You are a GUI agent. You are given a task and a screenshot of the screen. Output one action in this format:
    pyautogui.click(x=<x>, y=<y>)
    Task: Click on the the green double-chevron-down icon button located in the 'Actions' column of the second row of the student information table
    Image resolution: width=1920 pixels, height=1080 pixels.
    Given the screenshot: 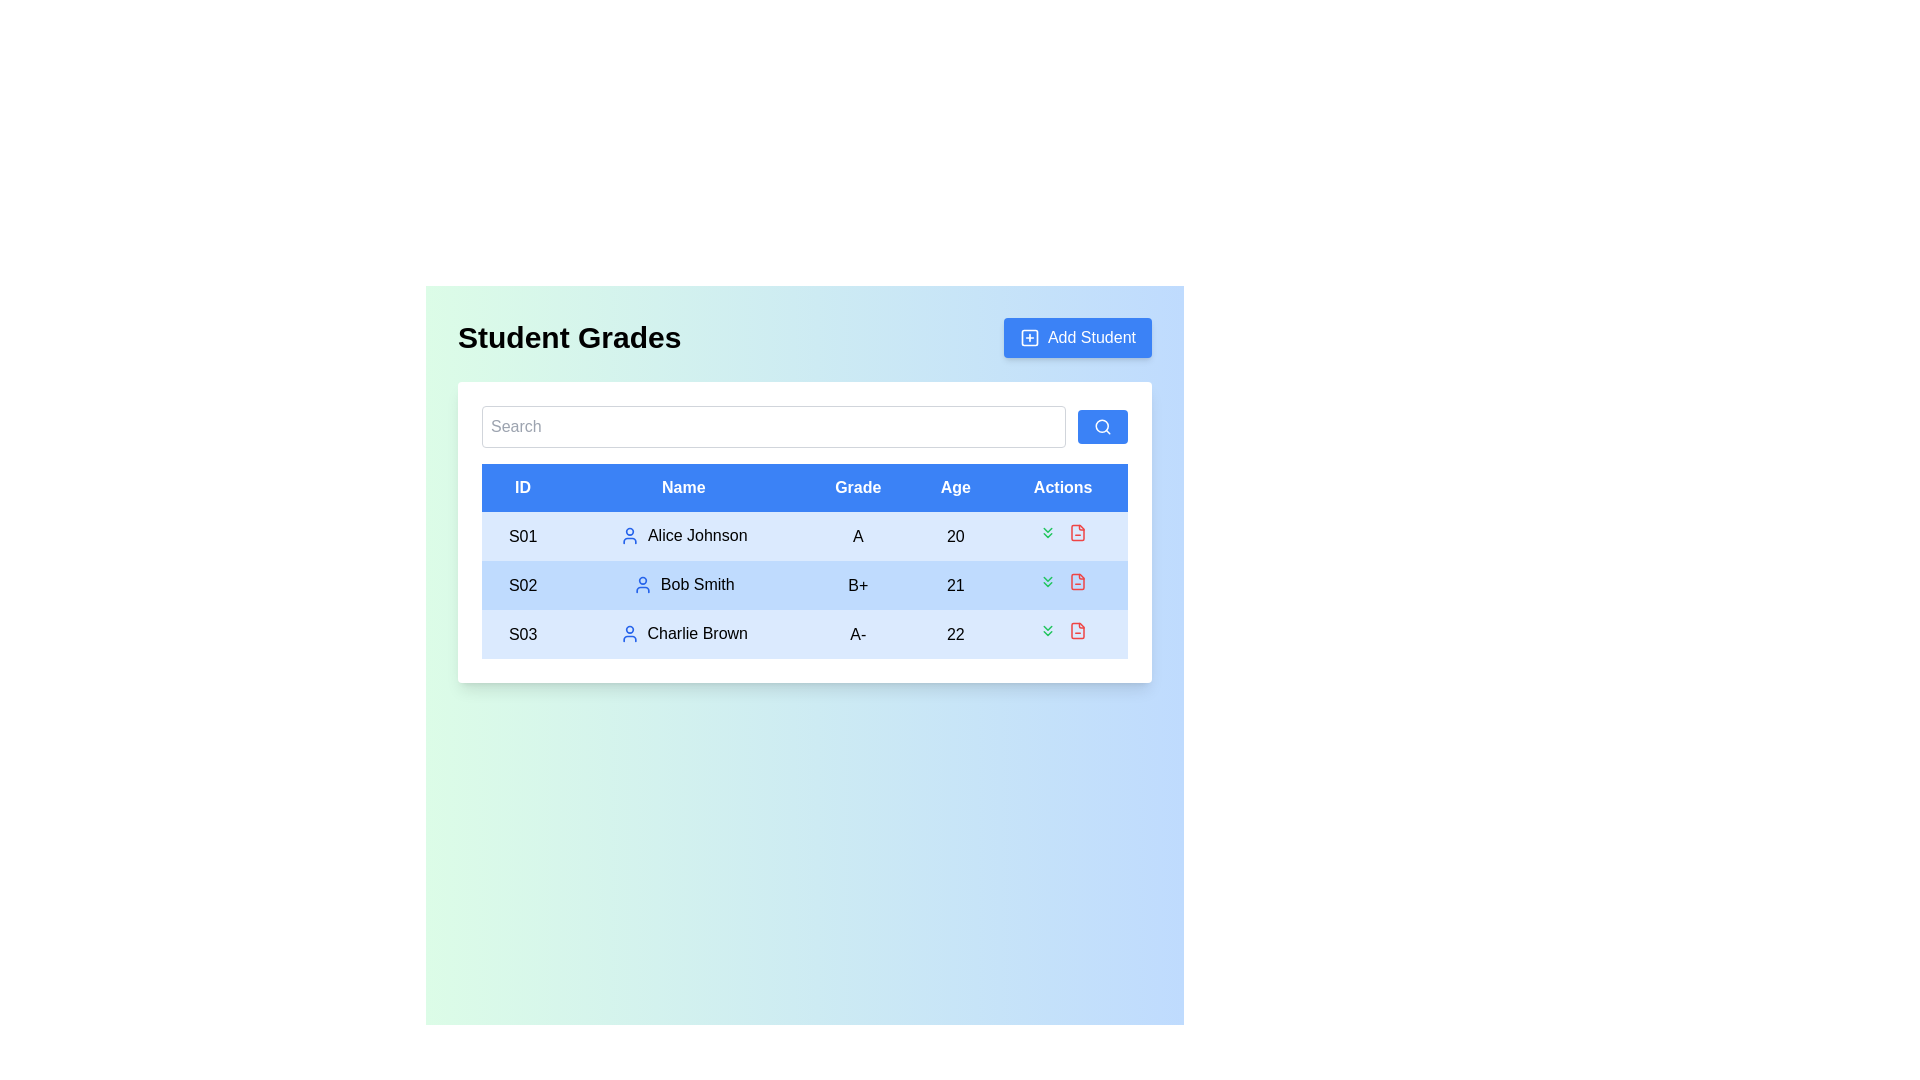 What is the action you would take?
    pyautogui.click(x=1047, y=582)
    